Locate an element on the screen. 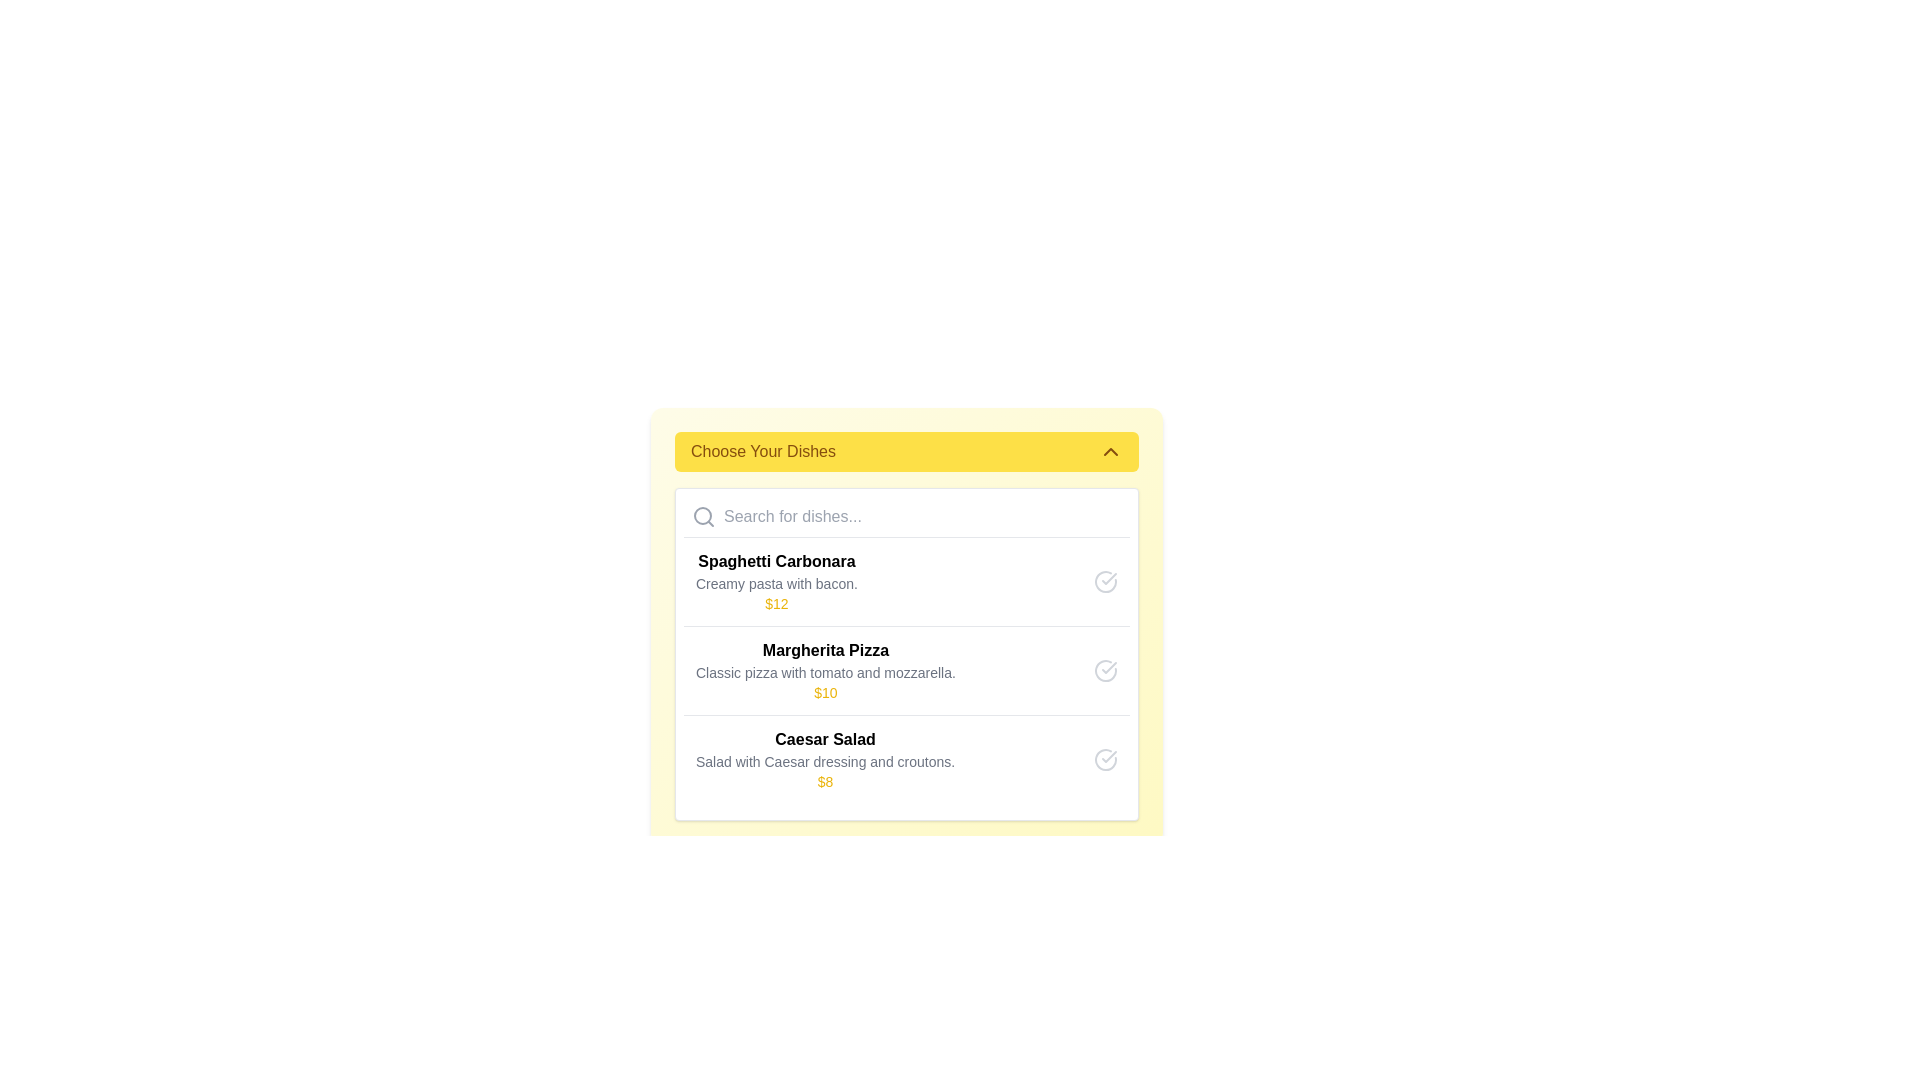  the interactive icon button with a checkmark located to the far right of the 'Spaghetti Carbonara' menu item, indicating the selection state of the item is located at coordinates (1104, 582).